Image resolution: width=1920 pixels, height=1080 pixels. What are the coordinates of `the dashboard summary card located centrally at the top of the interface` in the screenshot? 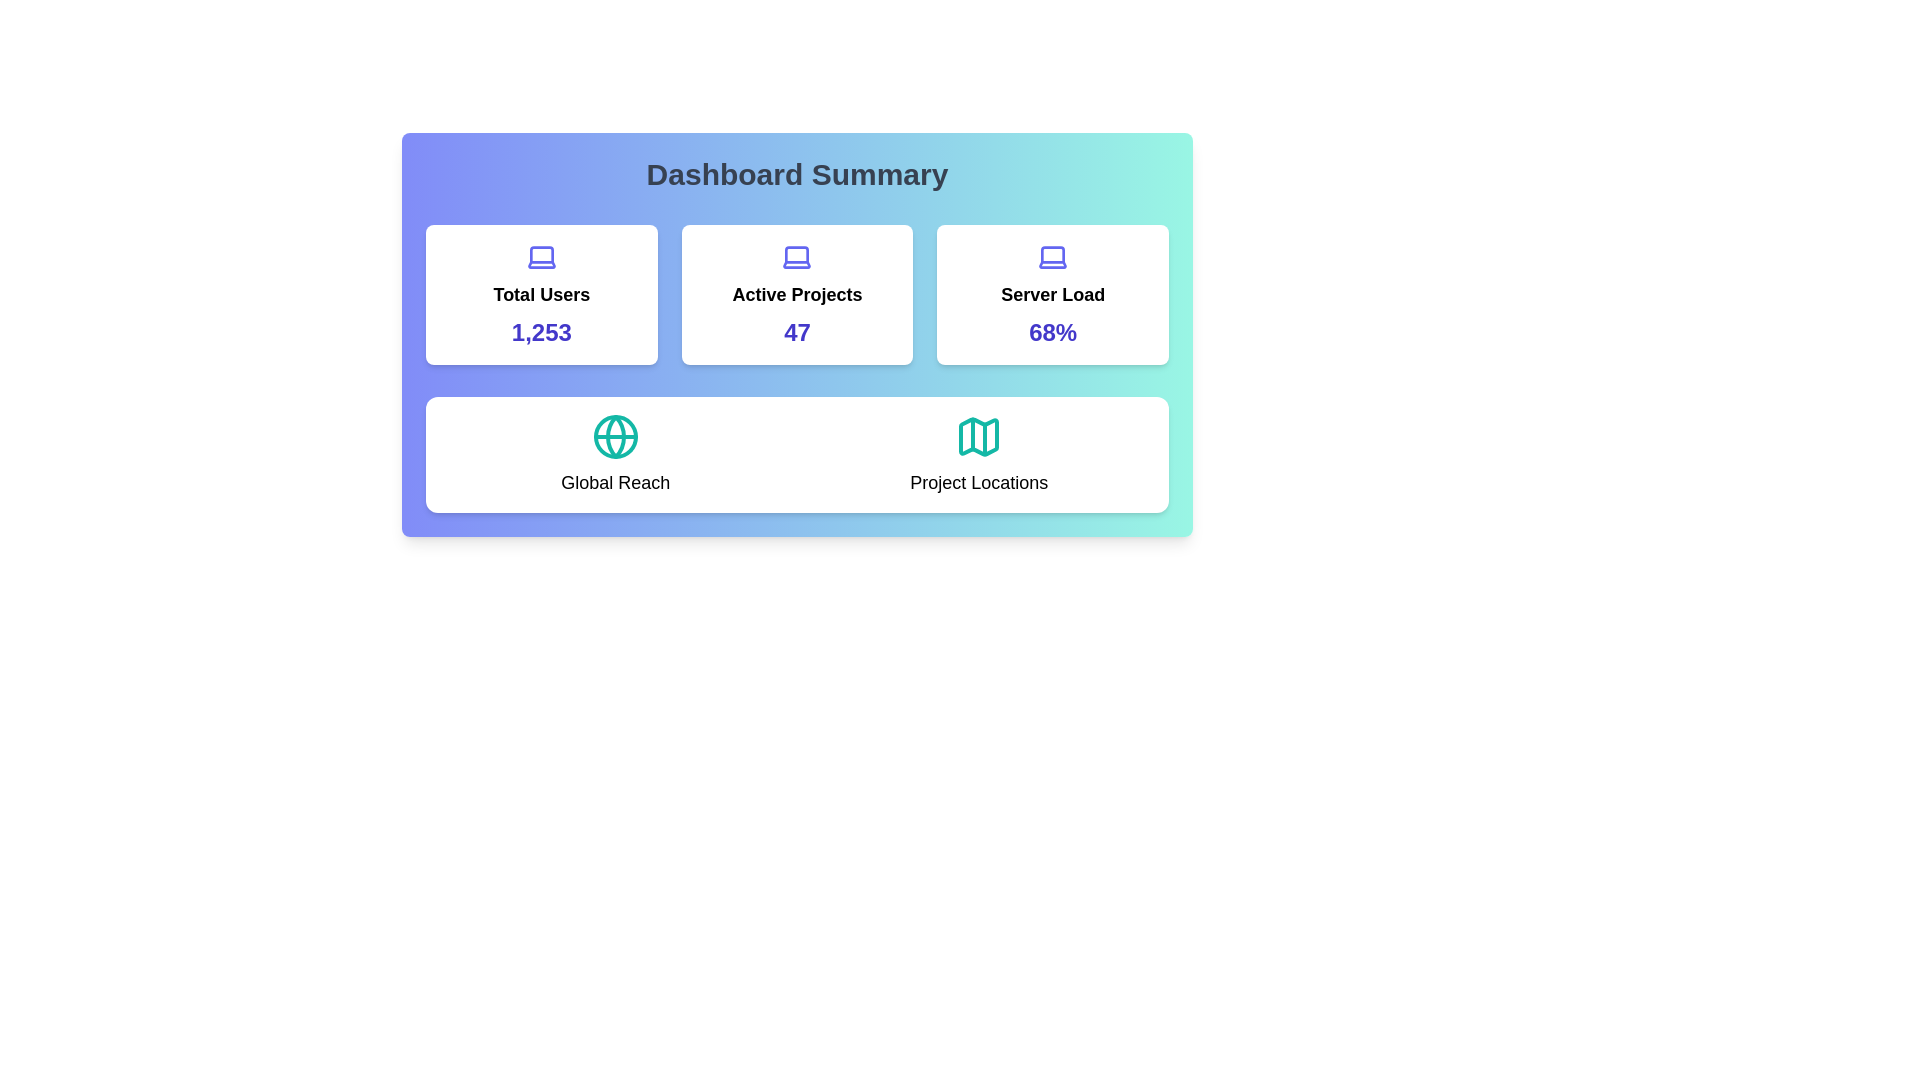 It's located at (796, 334).